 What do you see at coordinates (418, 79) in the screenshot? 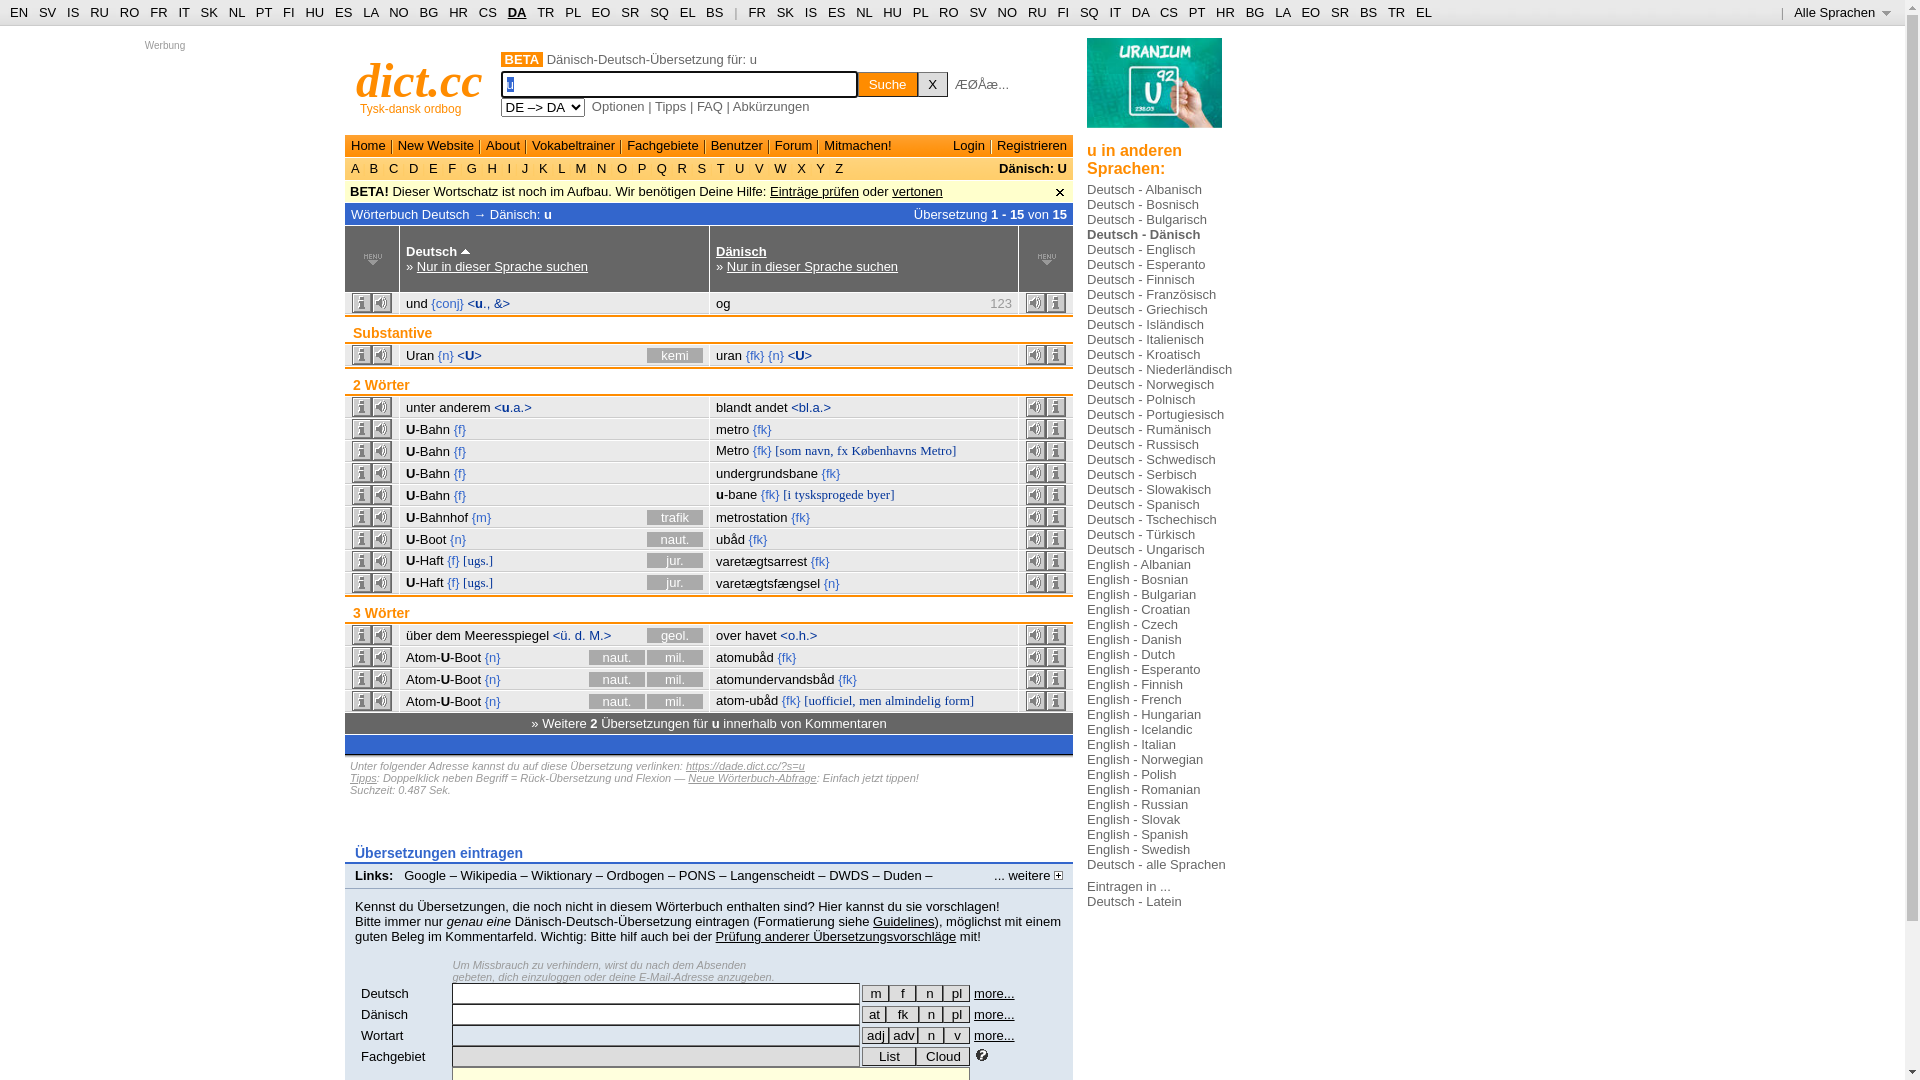
I see `'dict.cc'` at bounding box center [418, 79].